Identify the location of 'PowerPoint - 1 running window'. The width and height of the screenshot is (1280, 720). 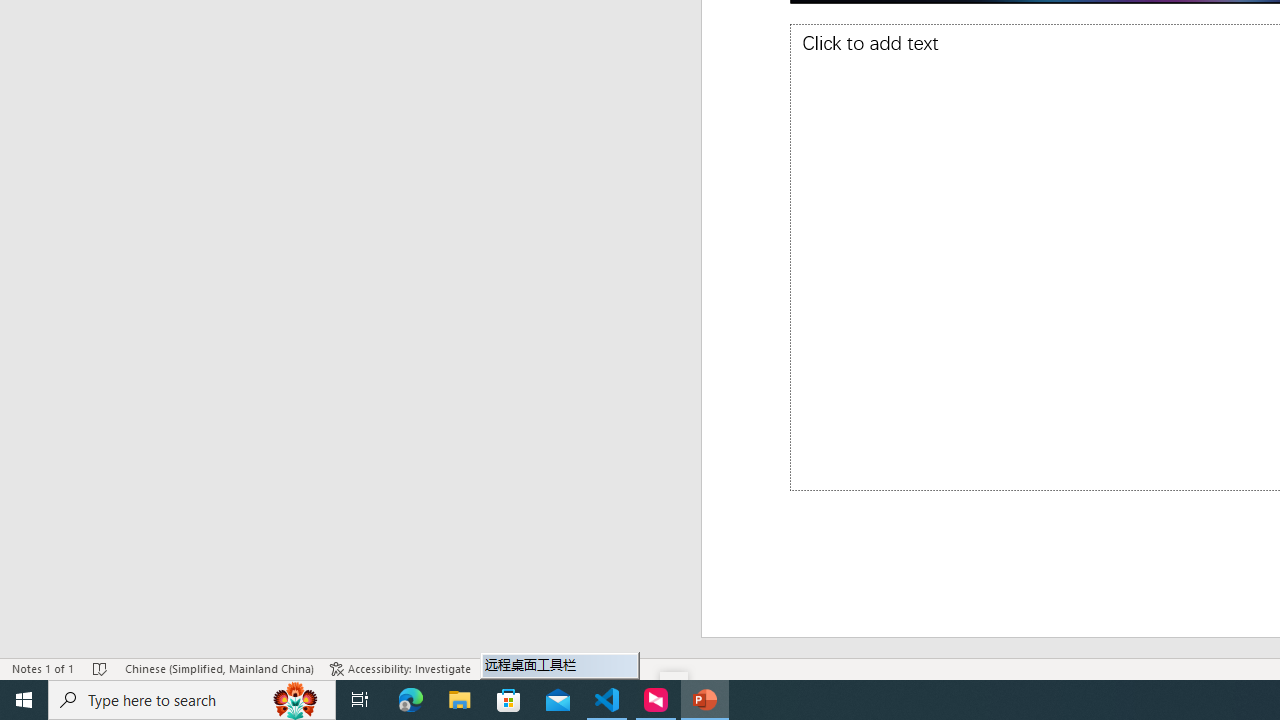
(705, 698).